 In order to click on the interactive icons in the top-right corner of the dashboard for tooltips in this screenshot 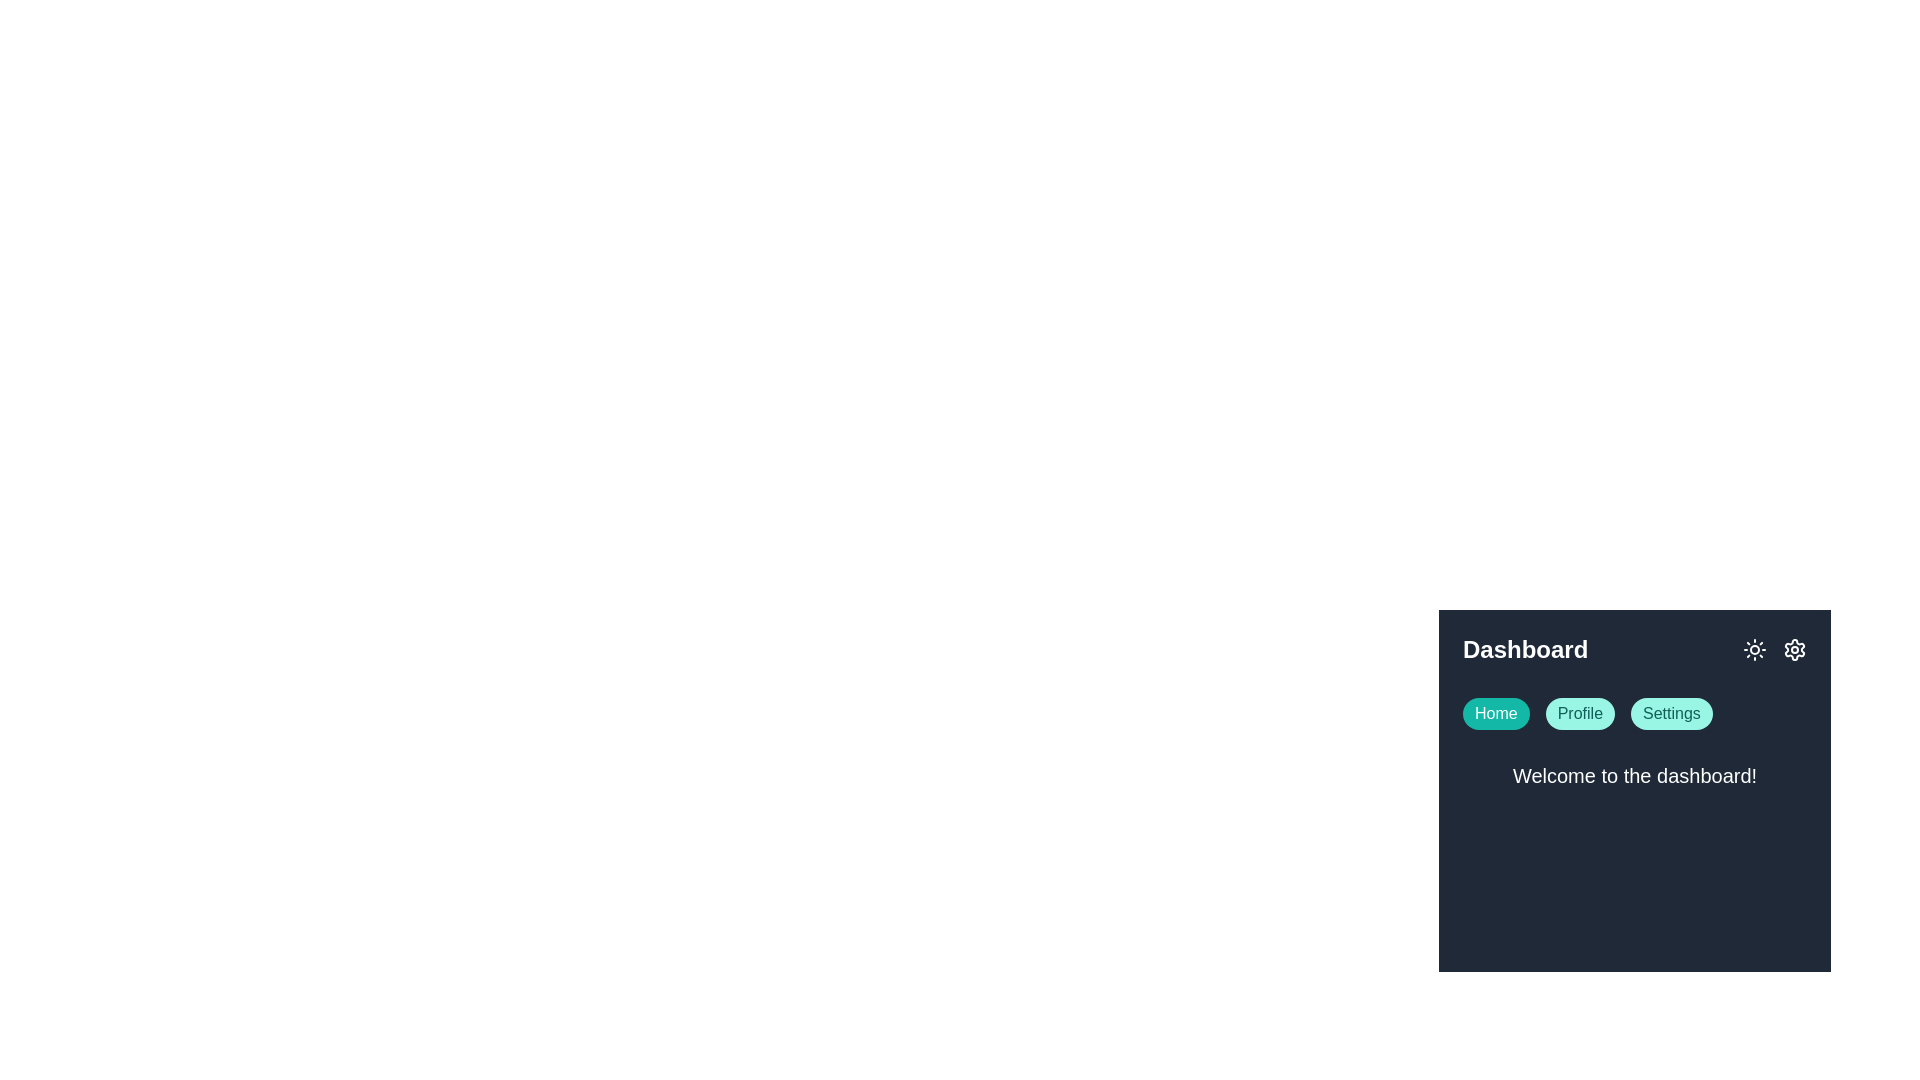, I will do `click(1775, 650)`.